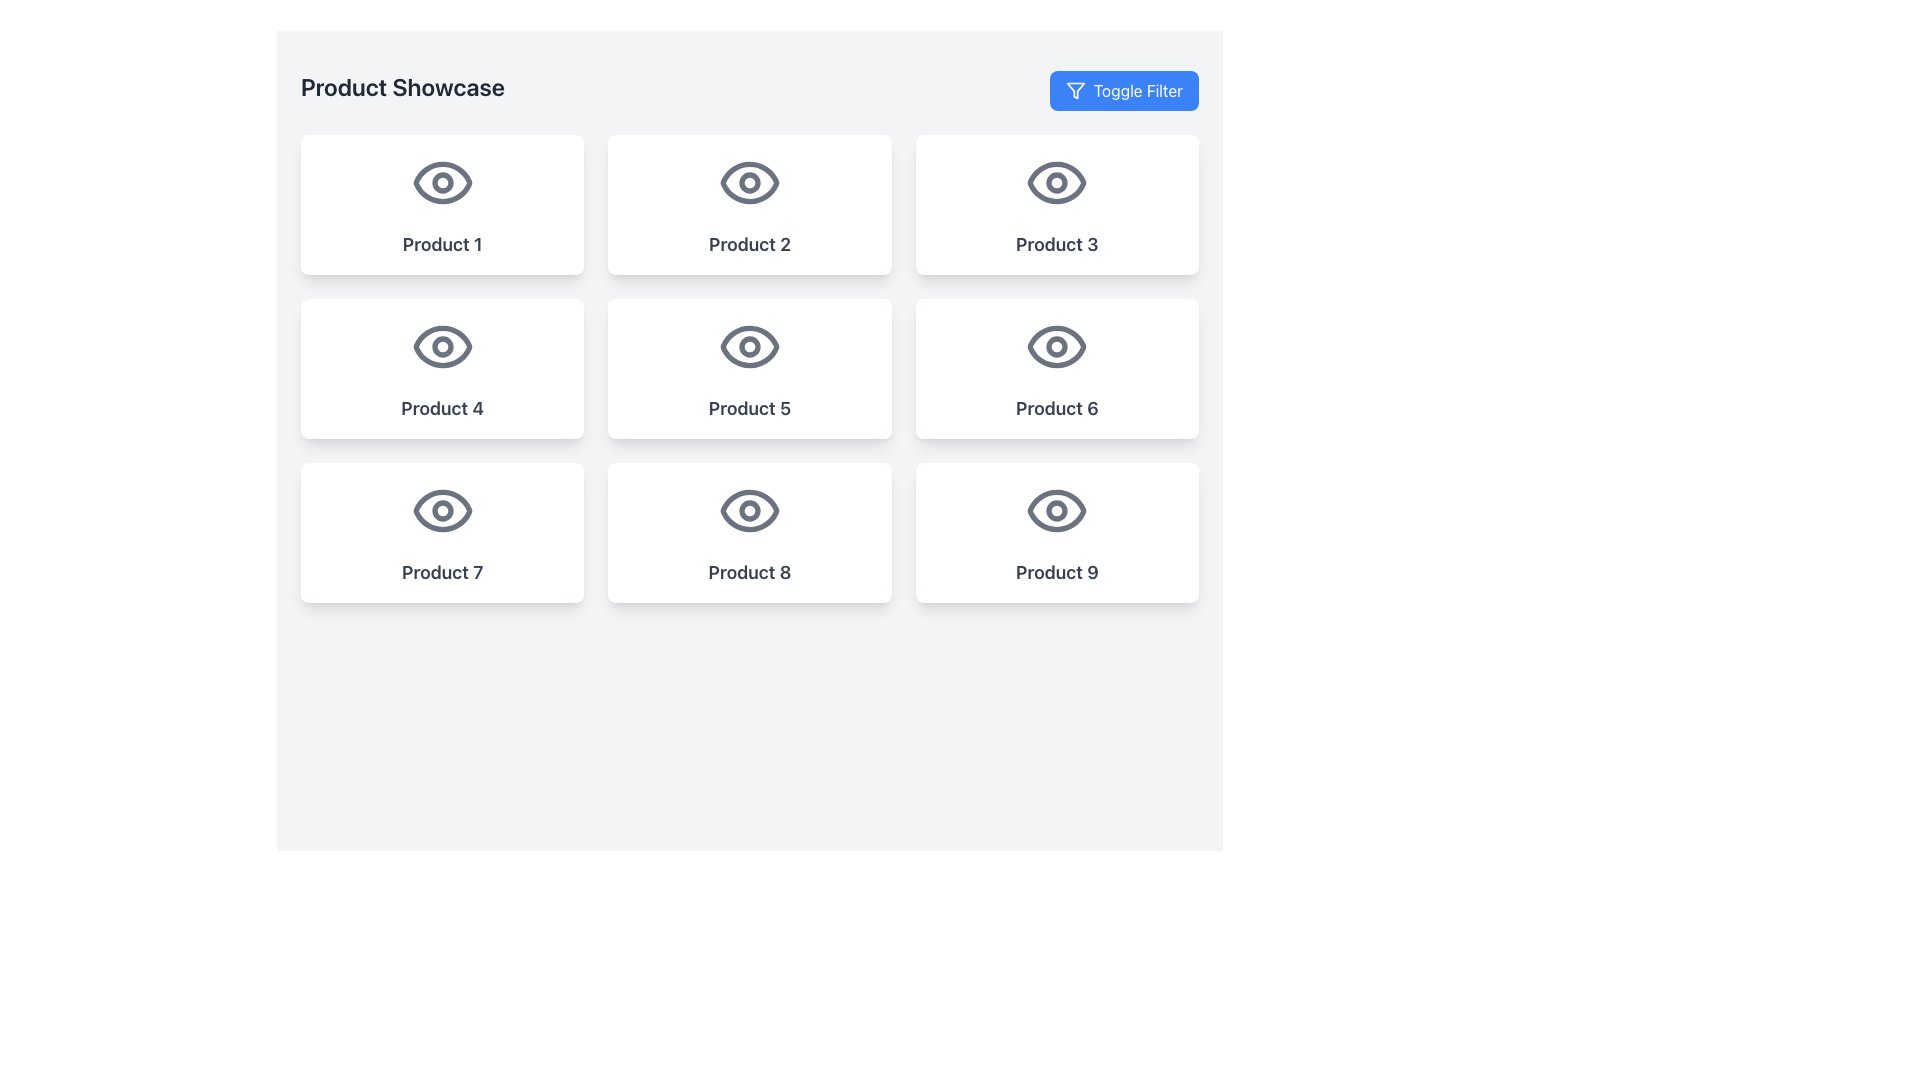 This screenshot has height=1080, width=1920. Describe the element at coordinates (1056, 182) in the screenshot. I see `the circular pupil detail within the eye icon of the third product card labeled 'Product 3' in the grid of nine products` at that location.